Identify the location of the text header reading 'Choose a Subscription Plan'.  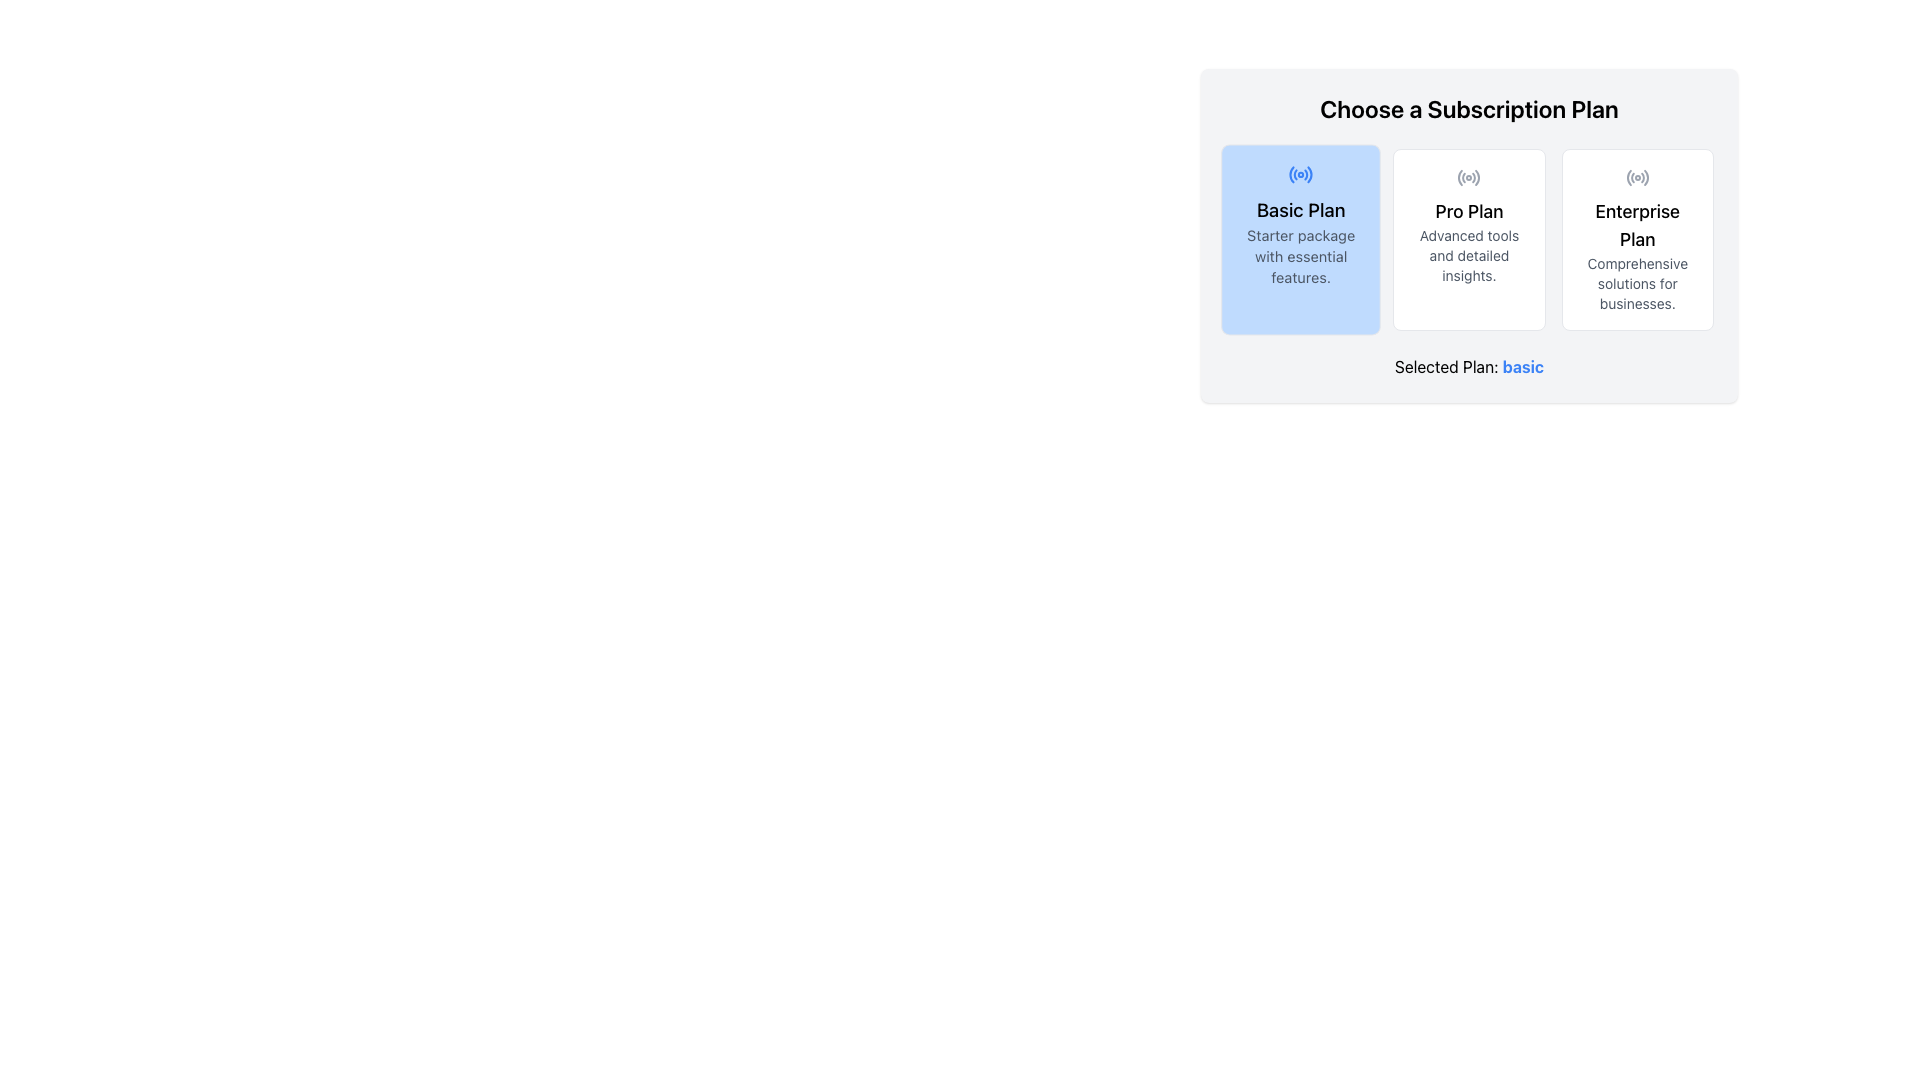
(1469, 108).